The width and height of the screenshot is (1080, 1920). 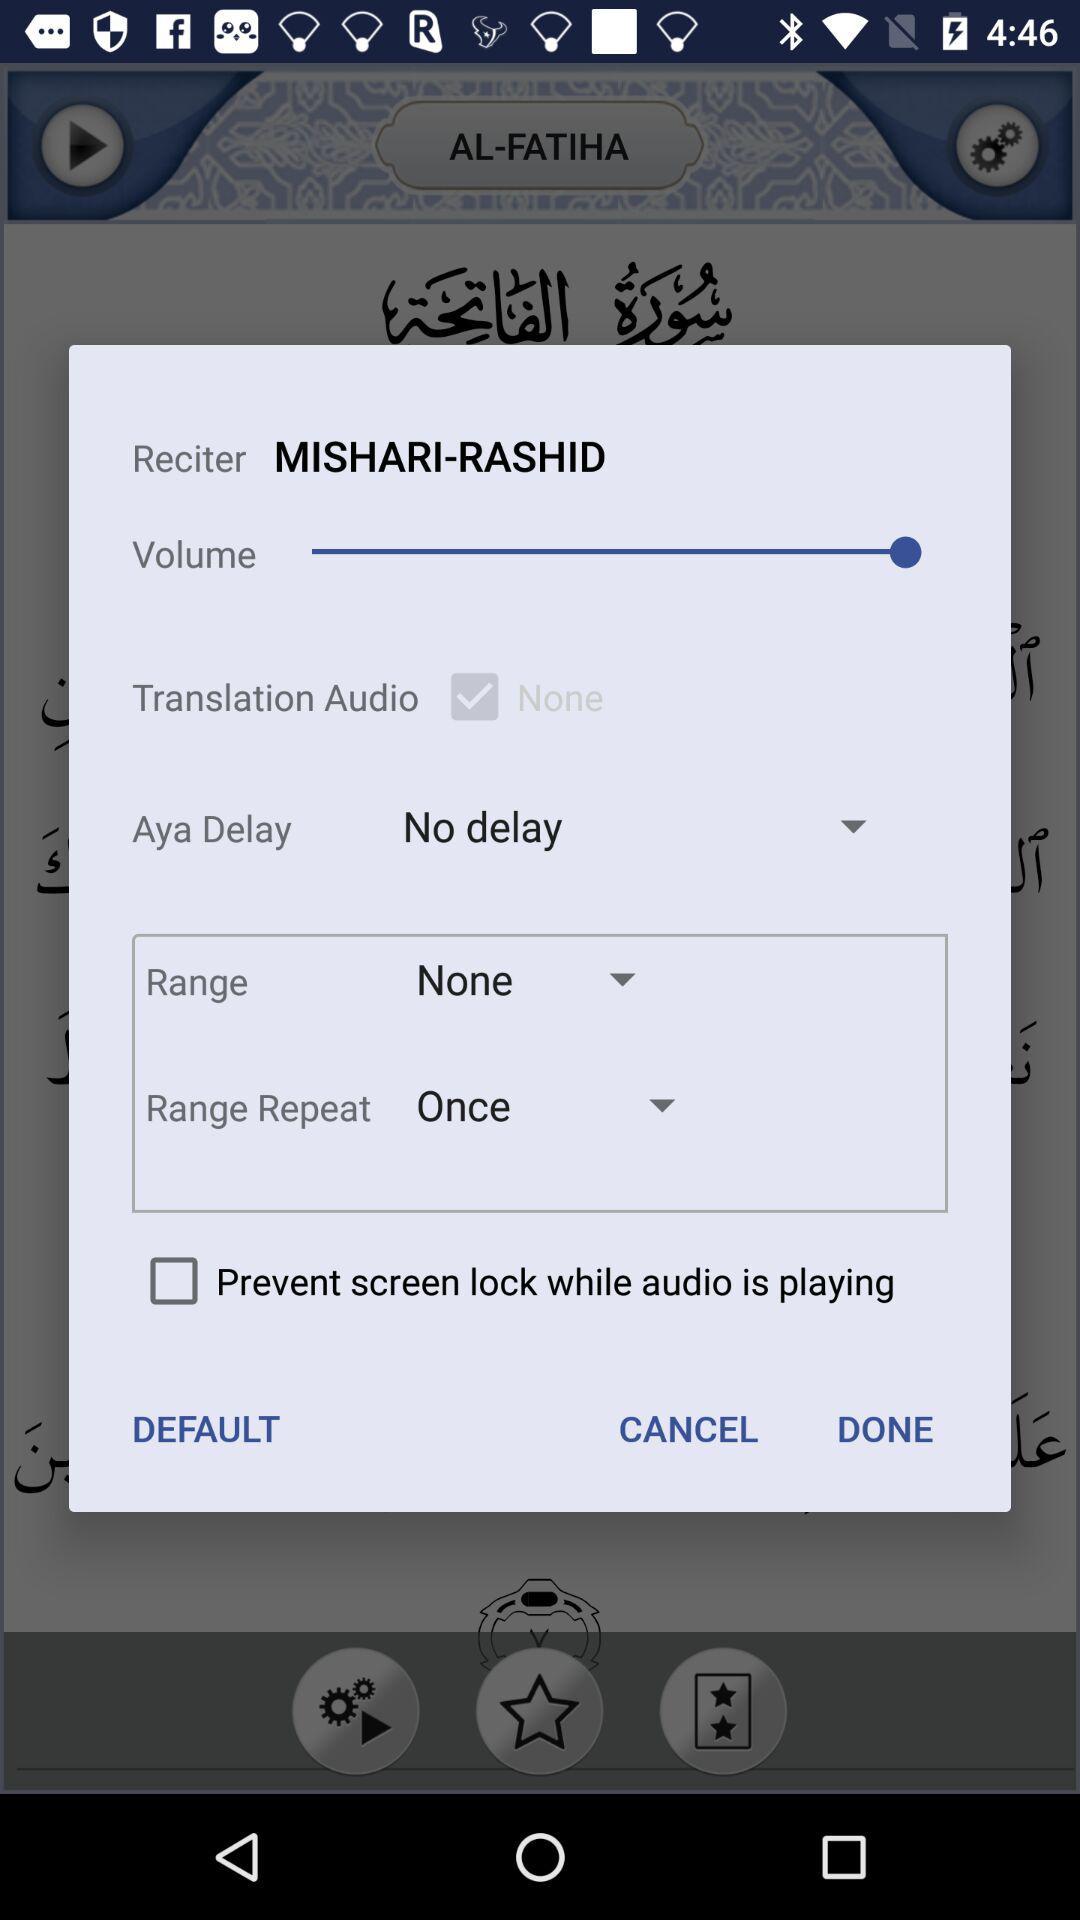 What do you see at coordinates (883, 1427) in the screenshot?
I see `the done icon` at bounding box center [883, 1427].